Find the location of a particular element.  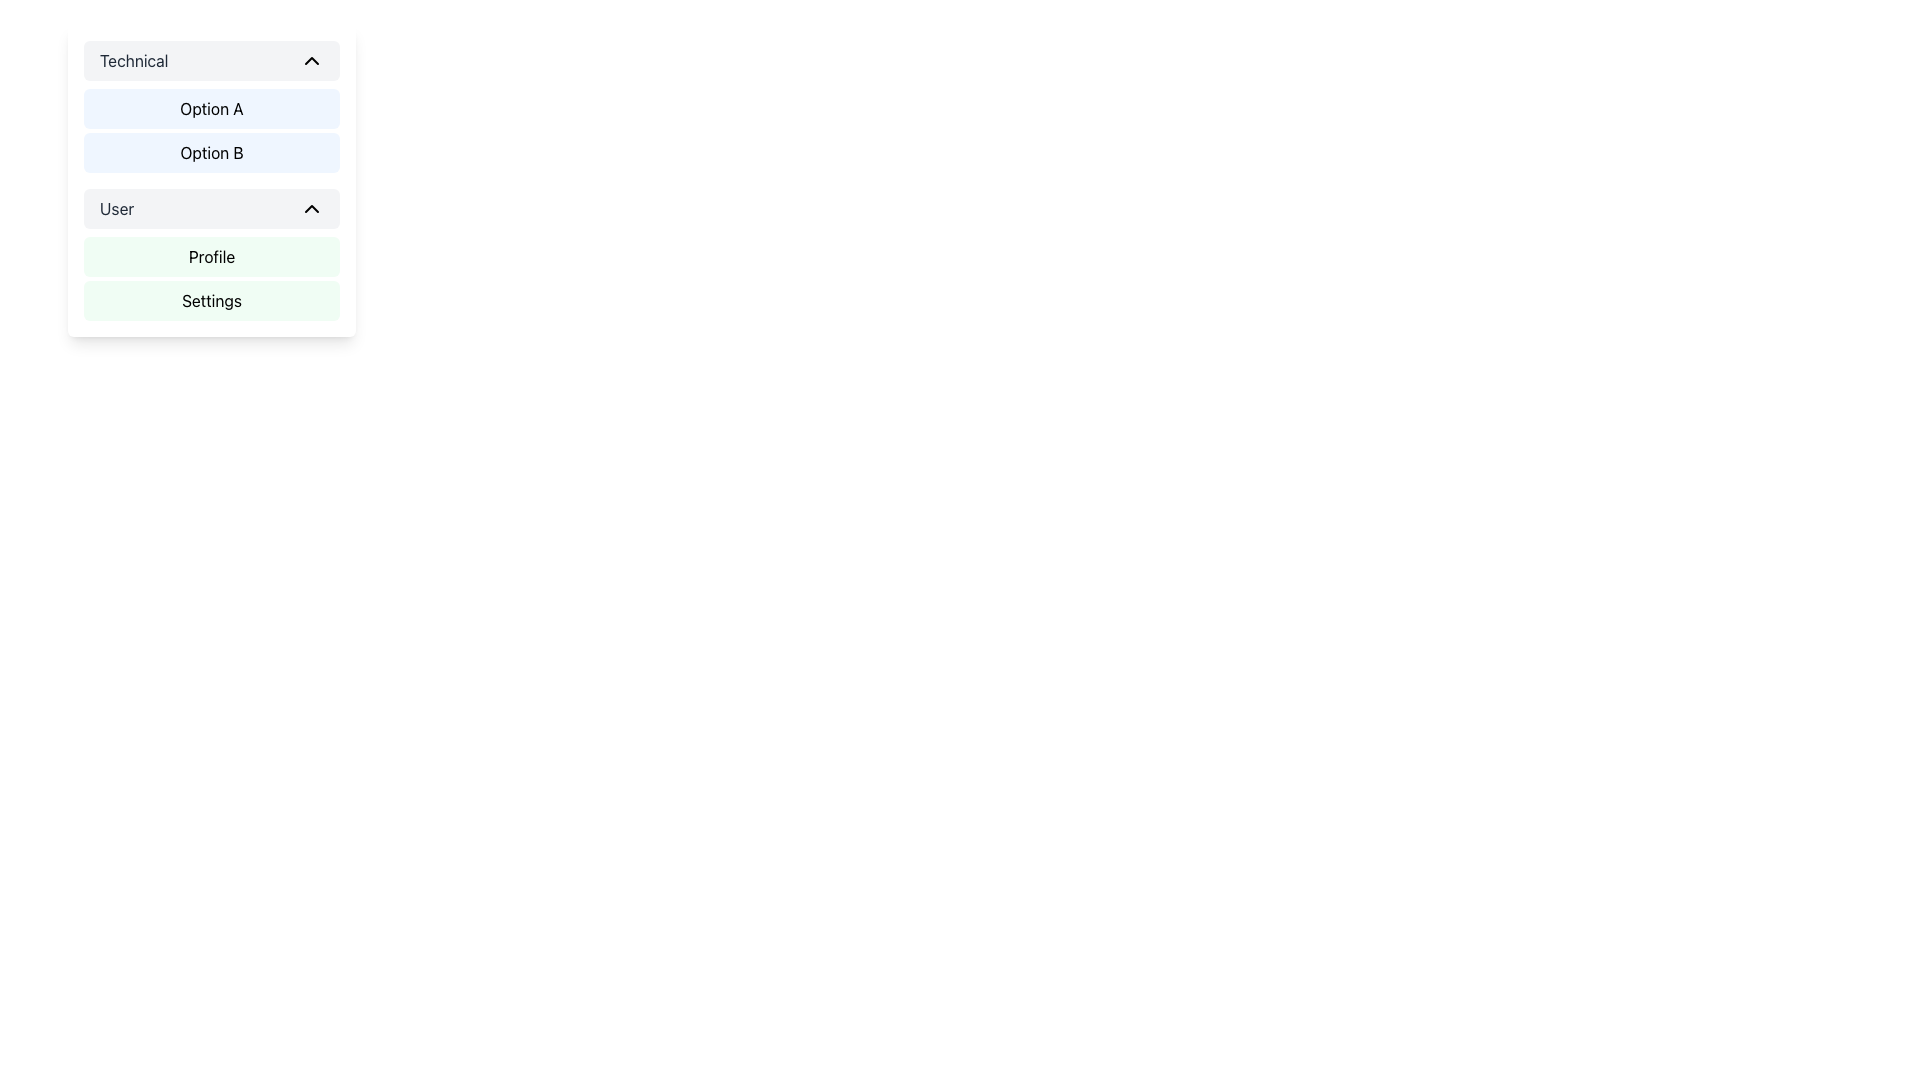

'Option A' in the dropdown list located under the 'Technical' section is located at coordinates (211, 131).